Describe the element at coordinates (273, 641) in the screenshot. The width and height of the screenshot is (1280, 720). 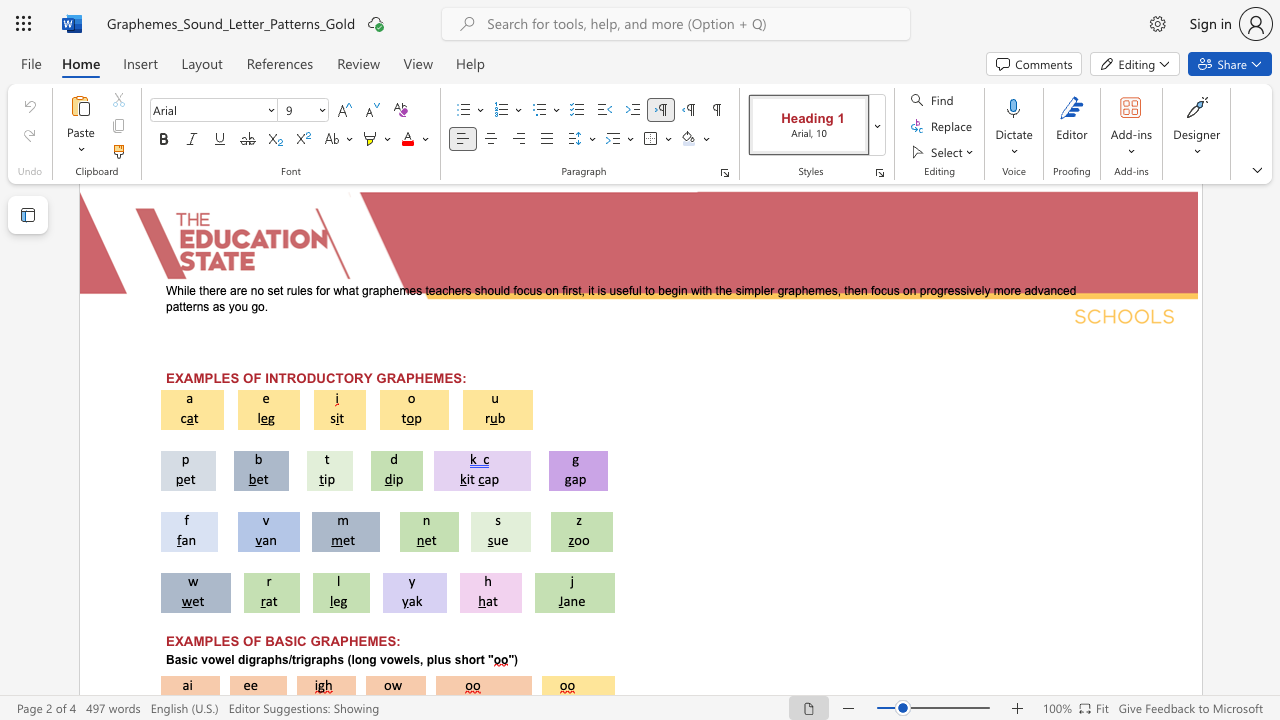
I see `the subset text "ASIC GRAPHEMES:" within the text "EXAMPLES OF BASIC GRAPHEMES:"` at that location.